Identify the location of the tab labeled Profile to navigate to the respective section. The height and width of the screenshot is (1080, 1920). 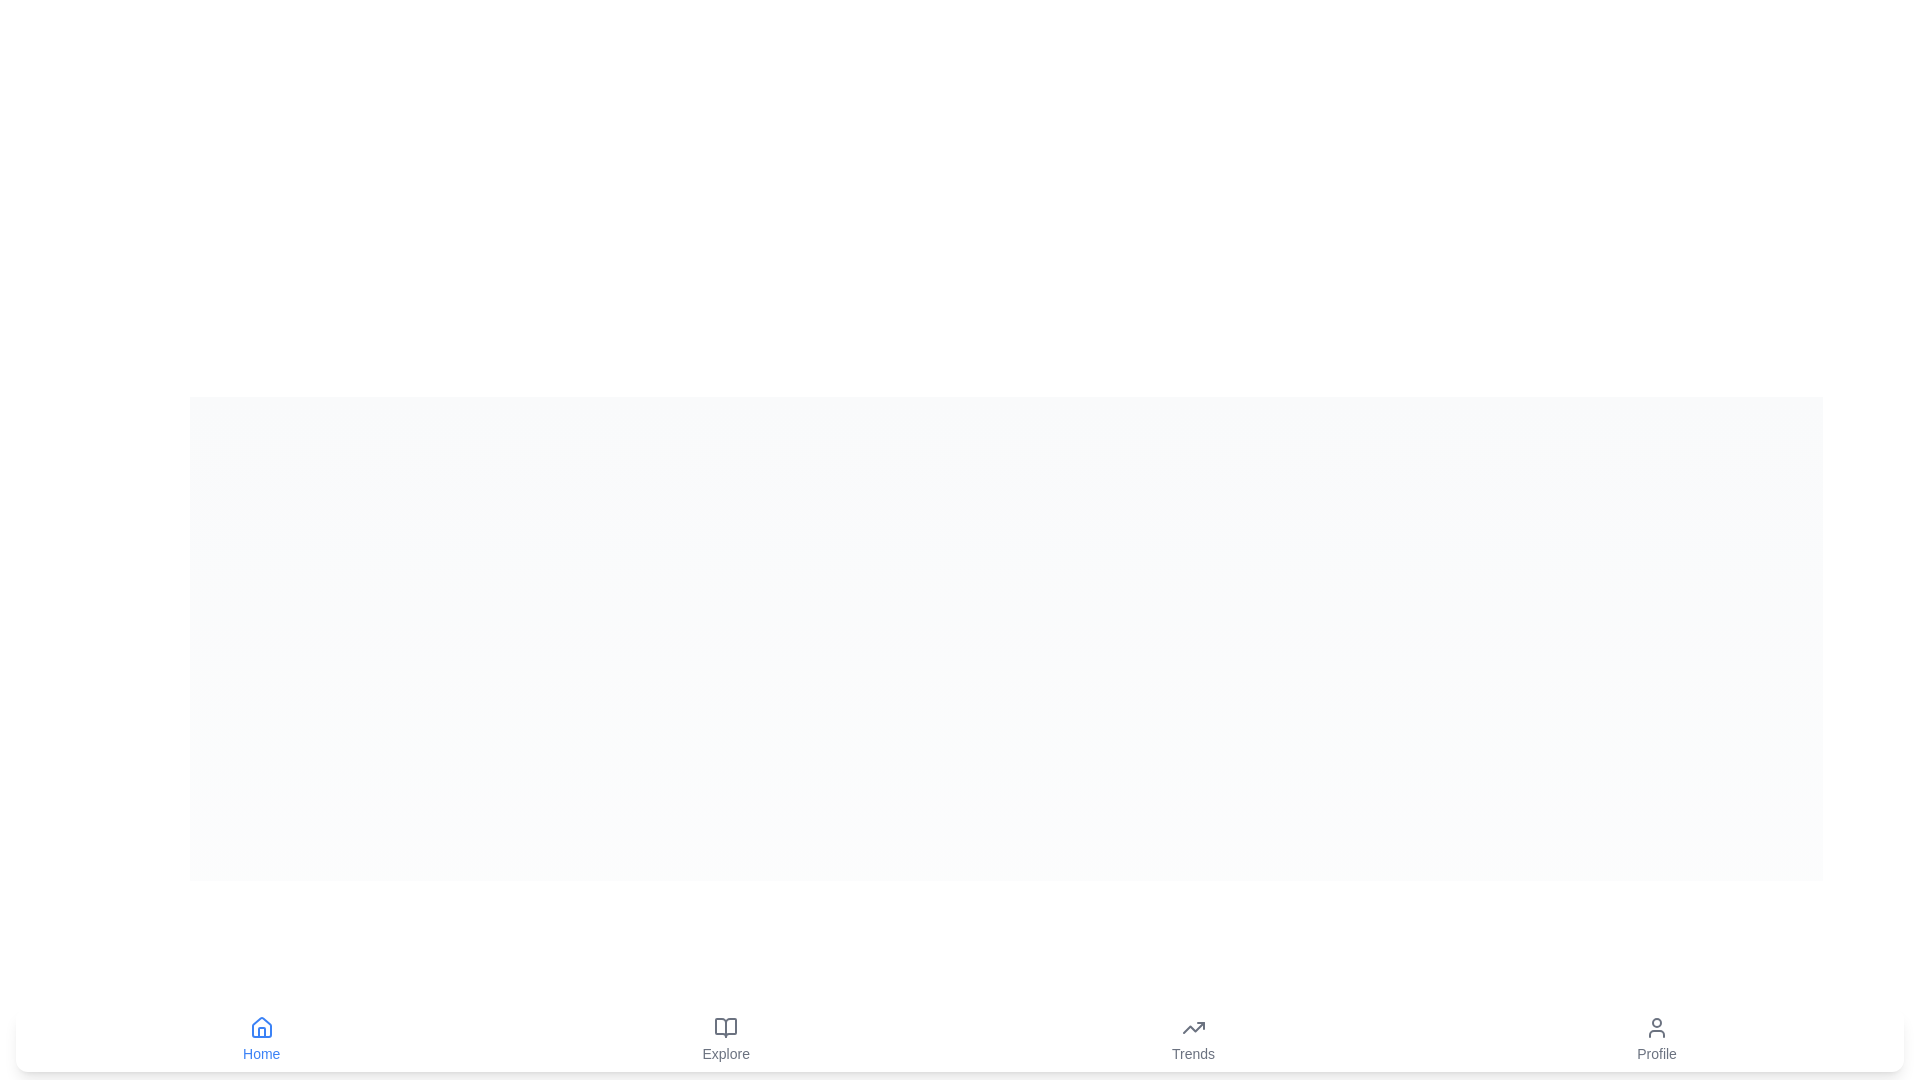
(1657, 1039).